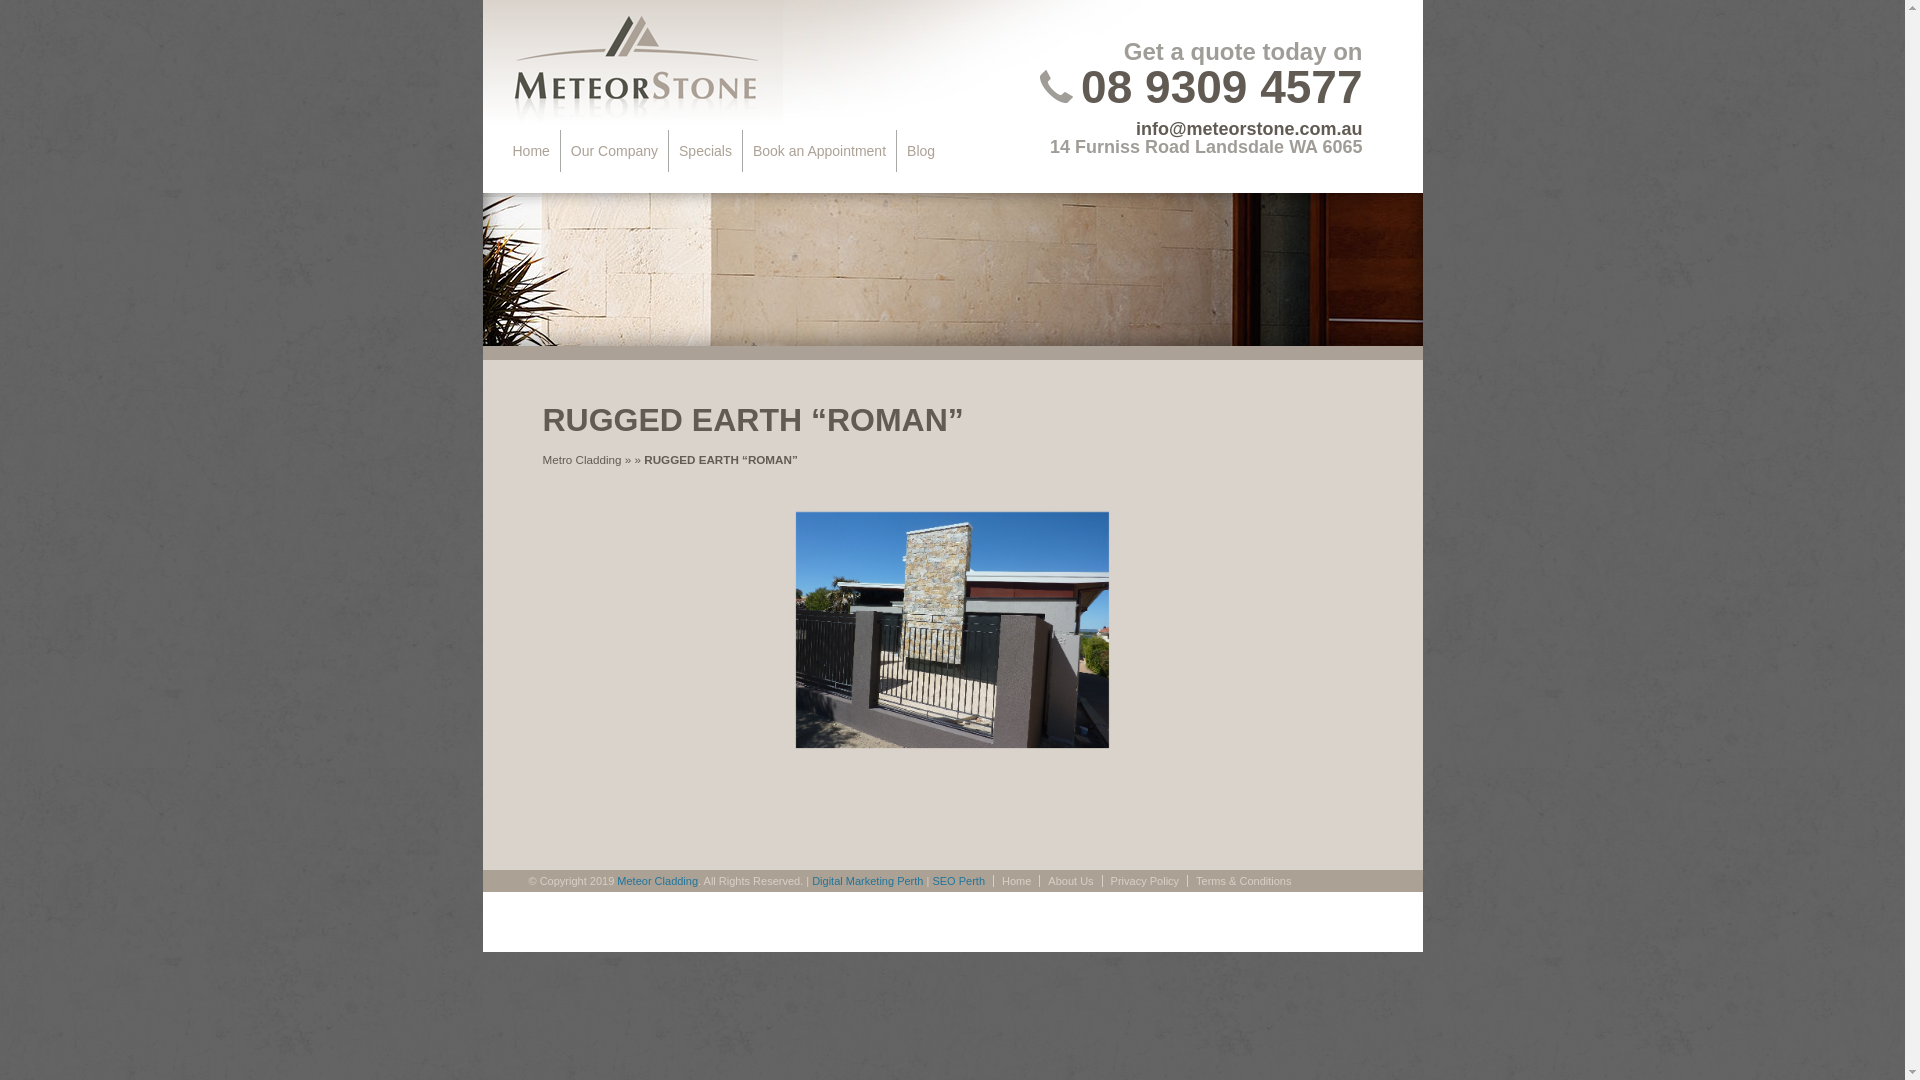 This screenshot has width=1920, height=1080. Describe the element at coordinates (867, 879) in the screenshot. I see `'Digital Marketing Perth'` at that location.